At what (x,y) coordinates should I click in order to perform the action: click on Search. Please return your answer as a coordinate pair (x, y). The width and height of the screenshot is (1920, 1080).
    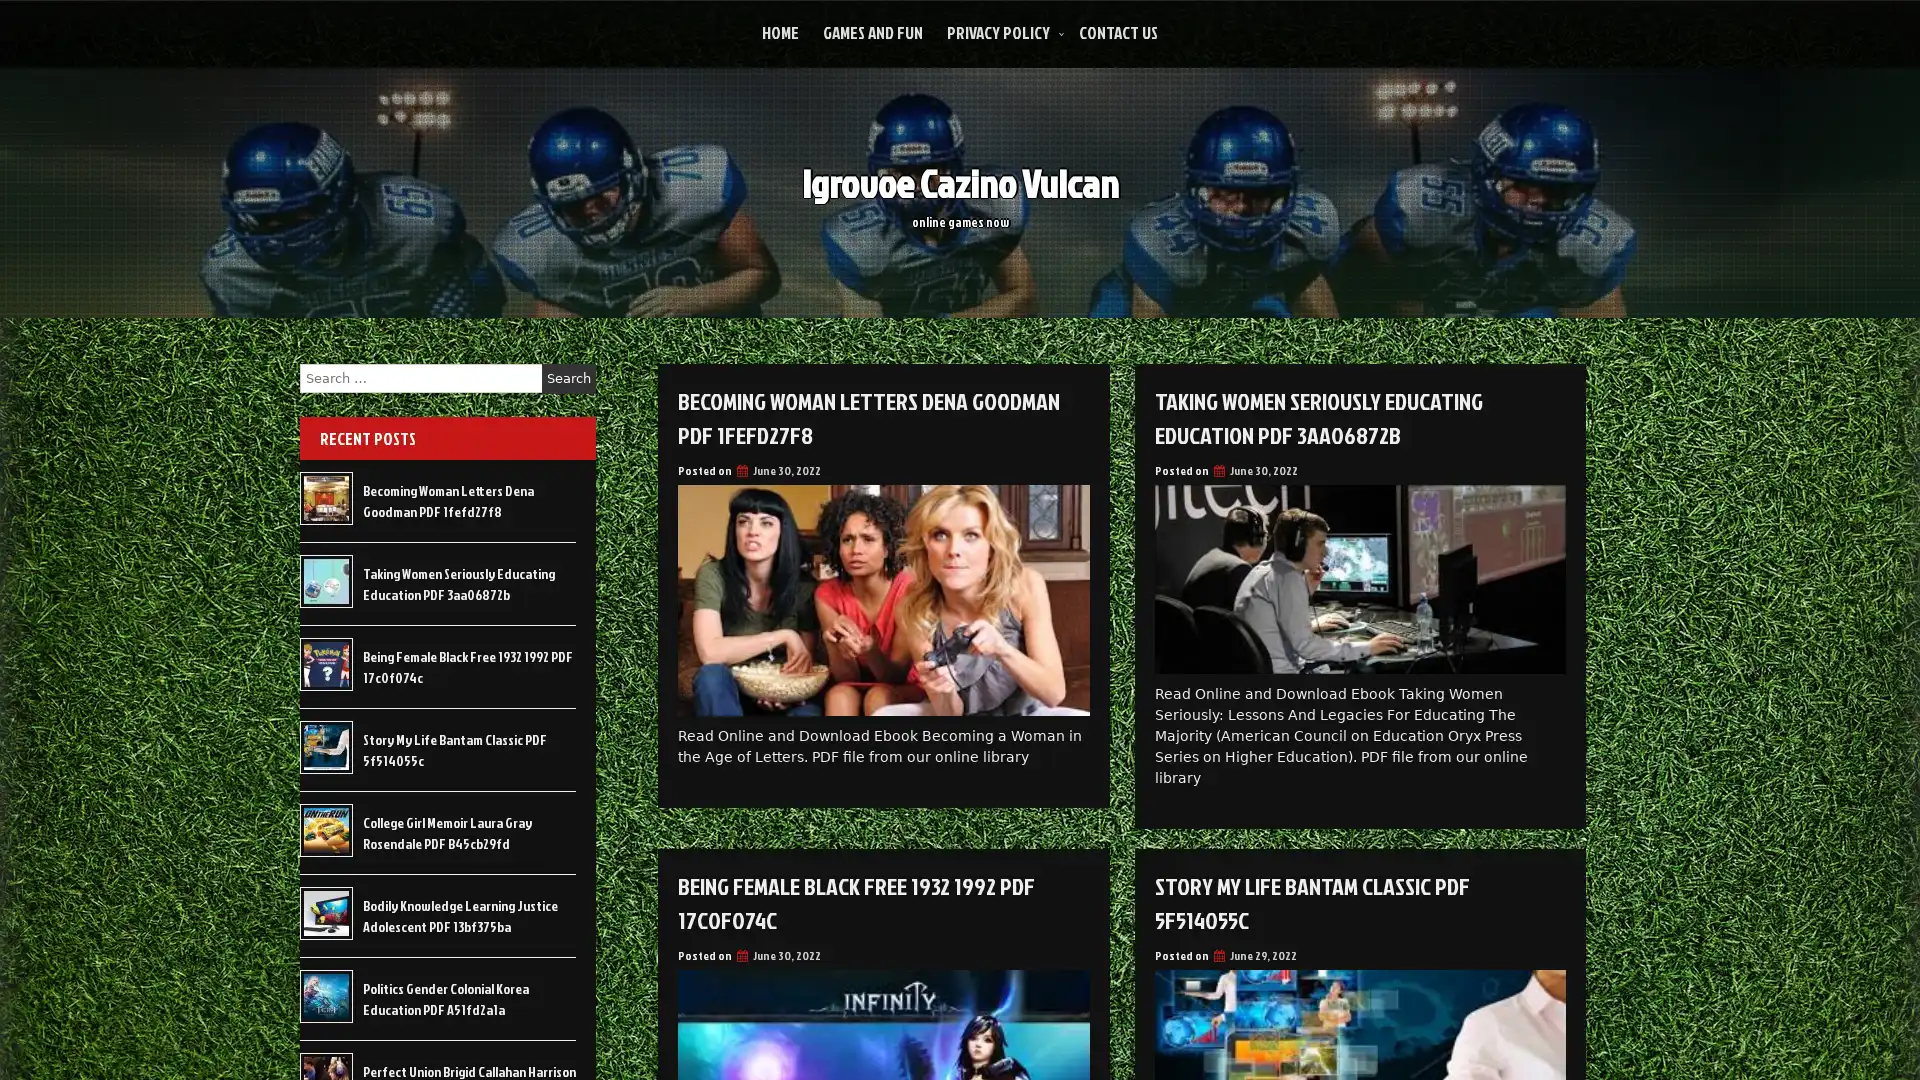
    Looking at the image, I should click on (568, 378).